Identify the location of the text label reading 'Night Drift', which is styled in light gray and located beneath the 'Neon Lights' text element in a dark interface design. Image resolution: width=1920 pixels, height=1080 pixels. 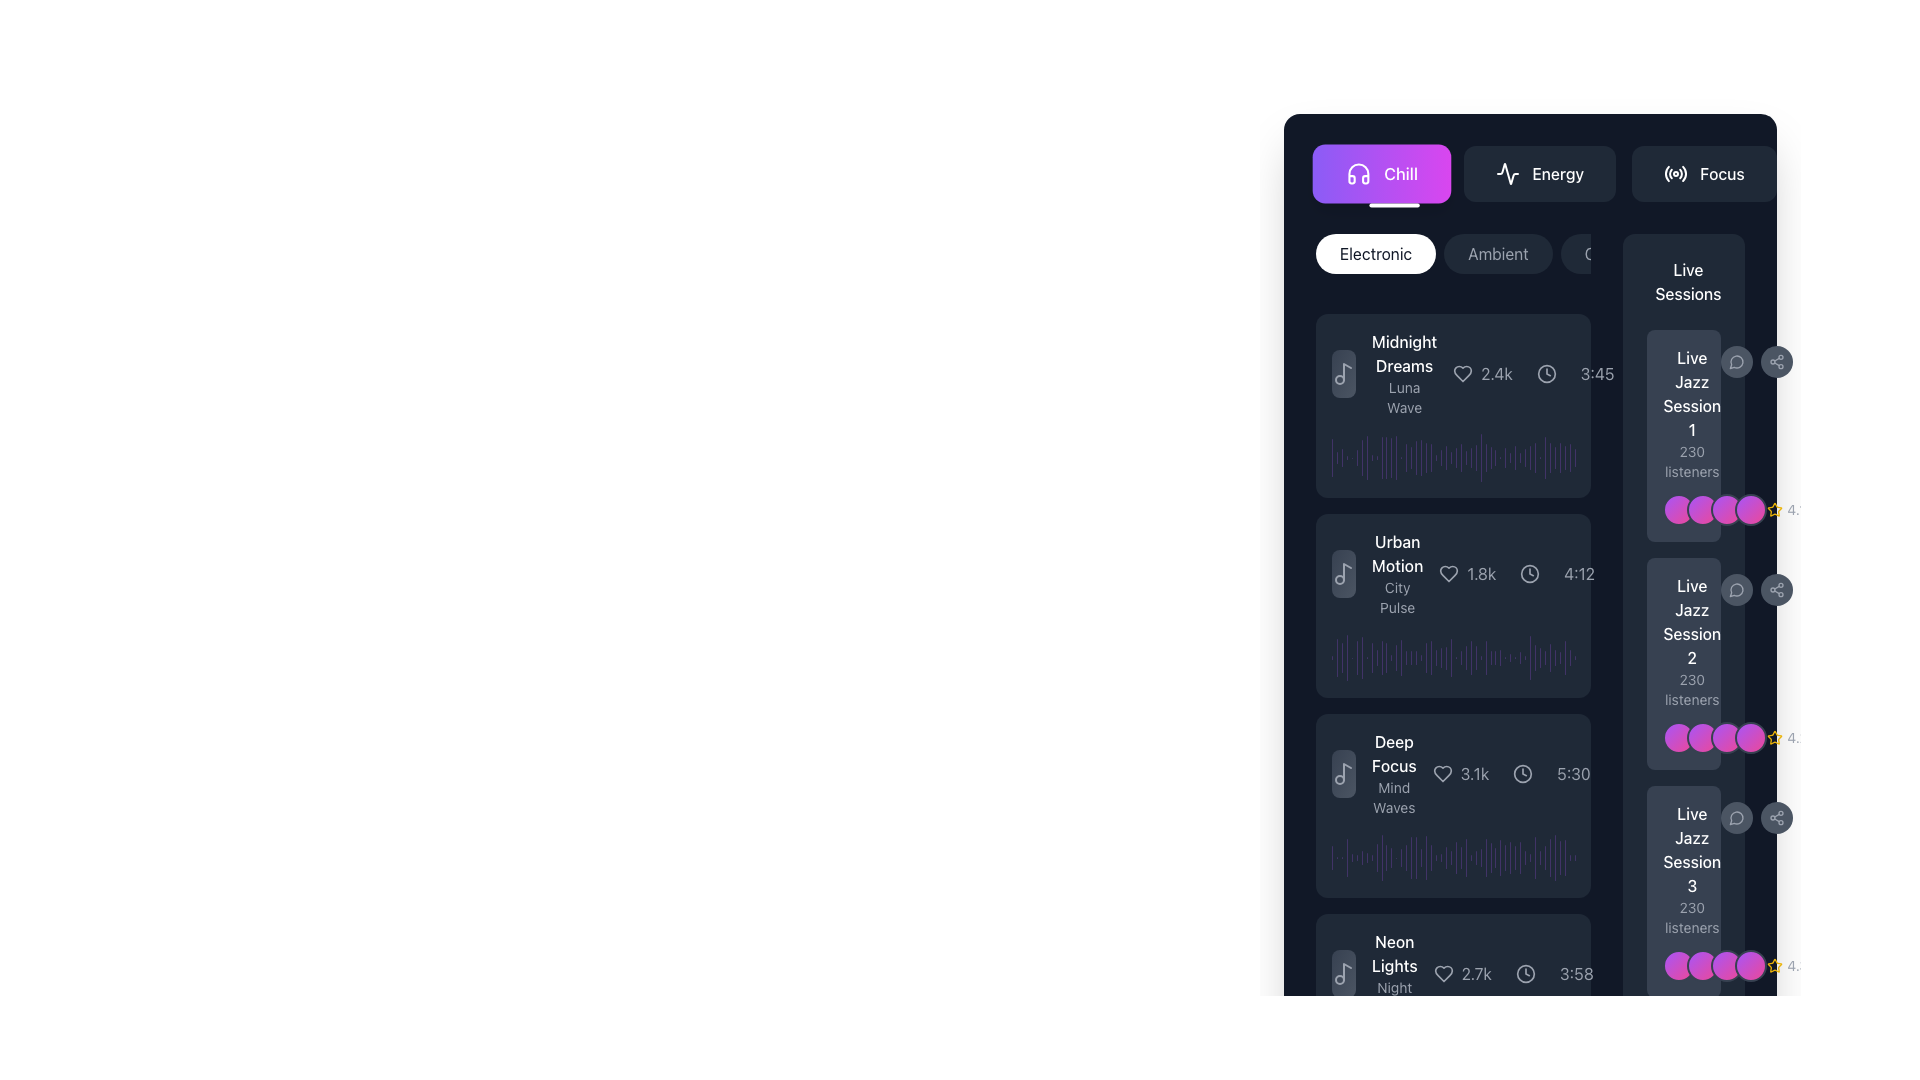
(1393, 998).